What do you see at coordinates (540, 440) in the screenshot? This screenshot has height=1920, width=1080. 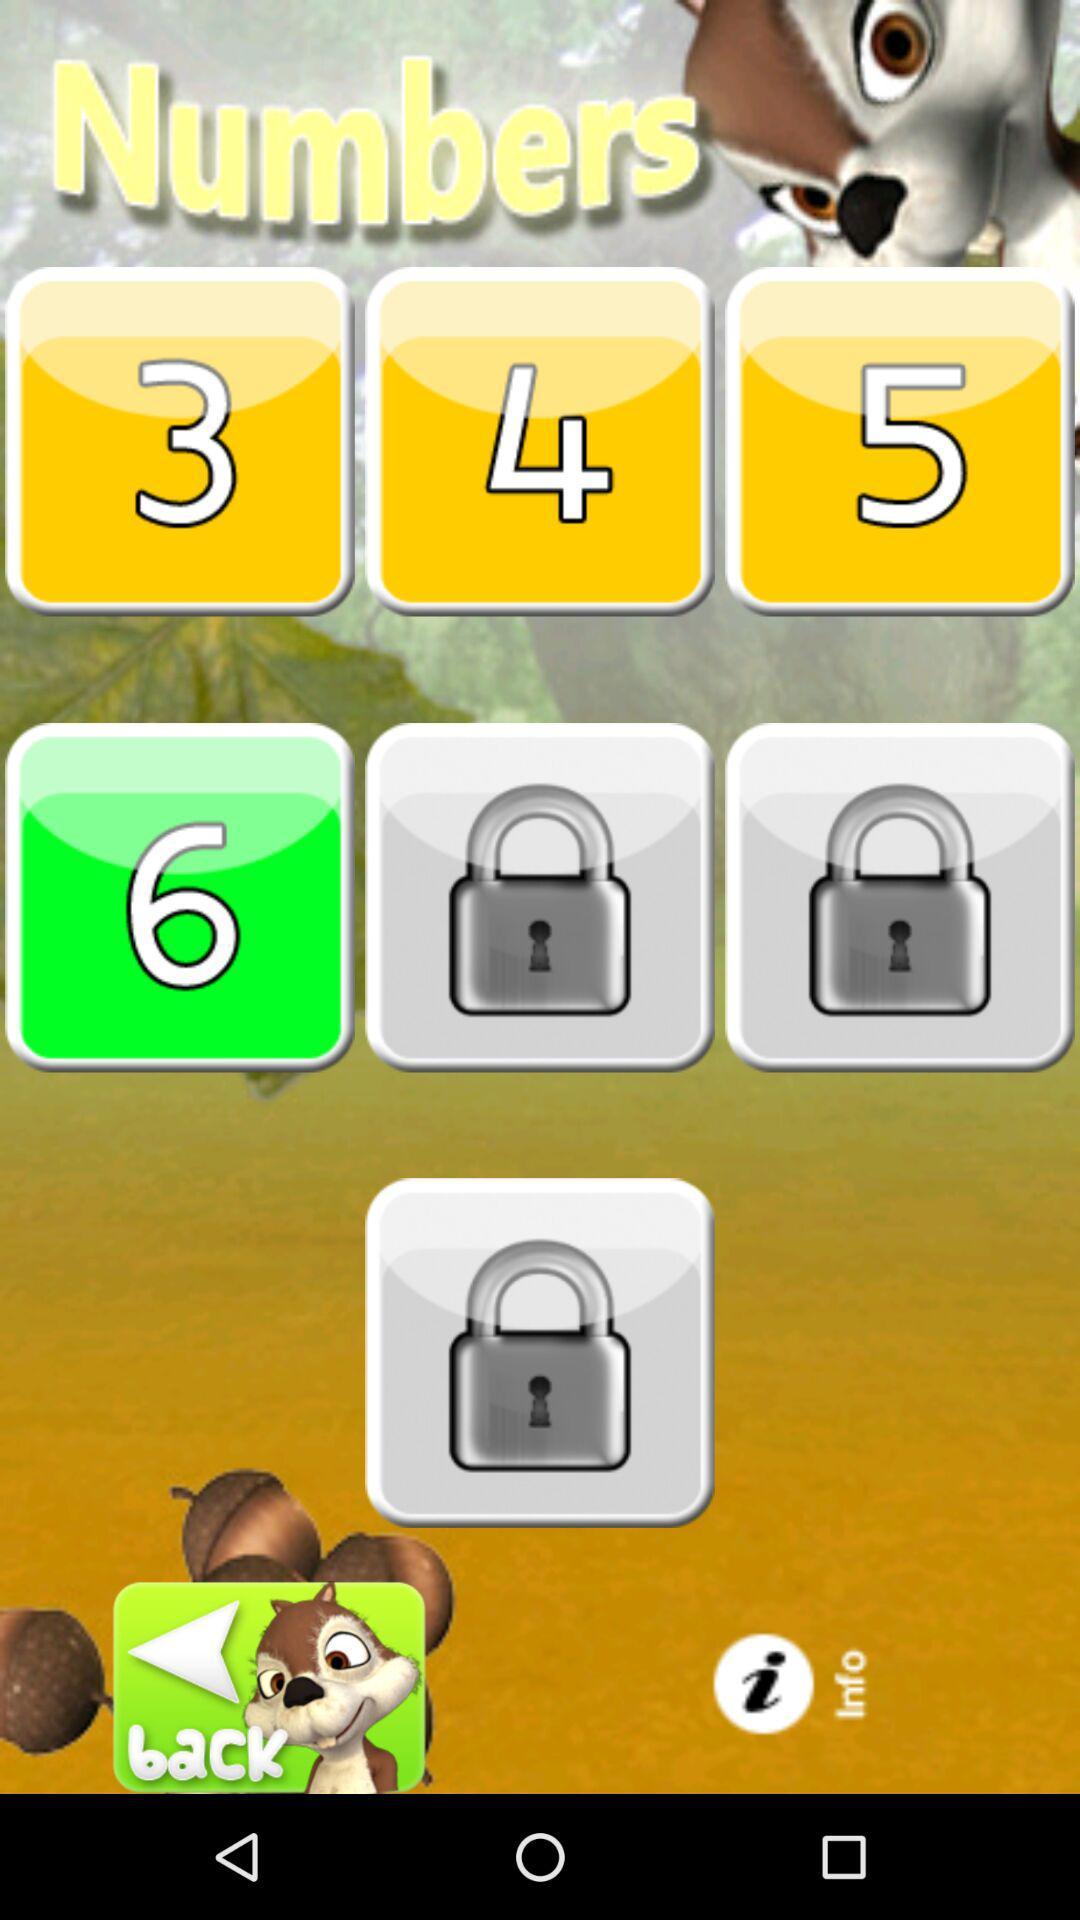 I see `press 4` at bounding box center [540, 440].